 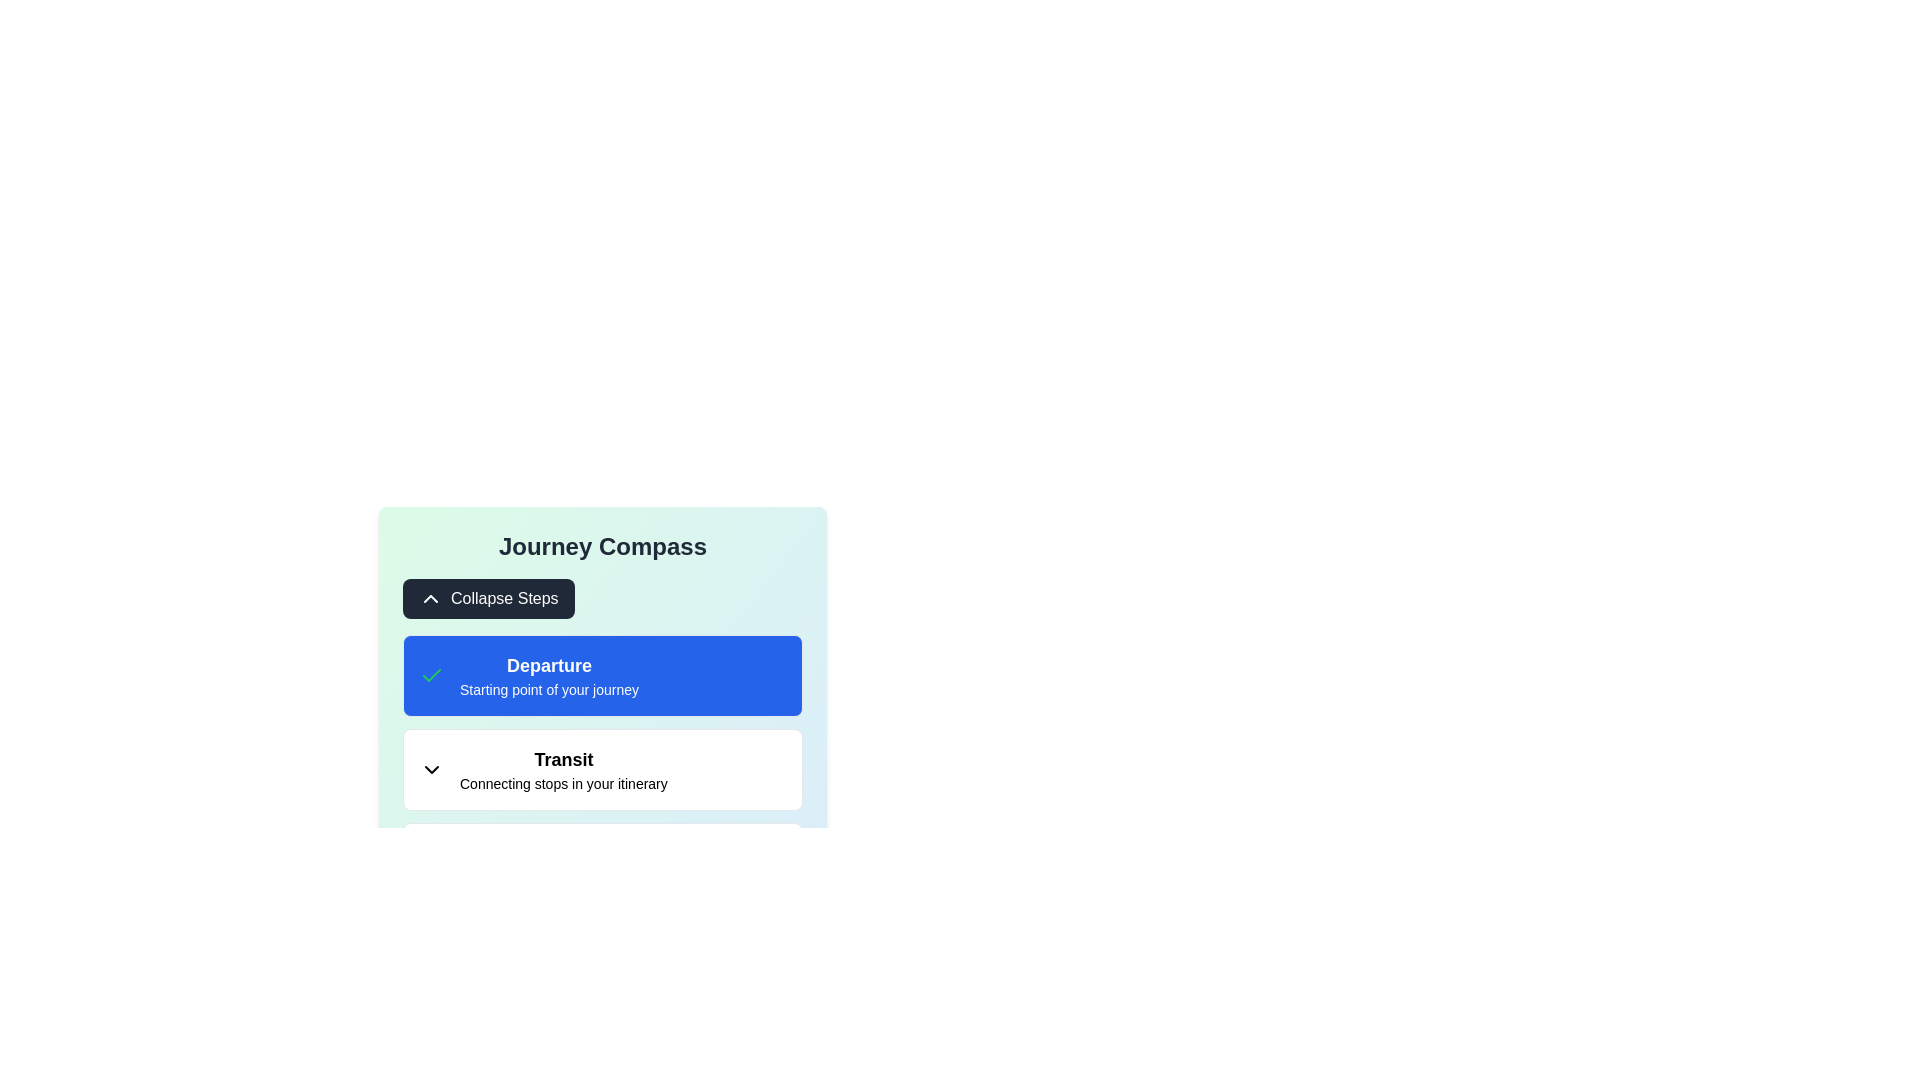 What do you see at coordinates (562, 759) in the screenshot?
I see `the text label that serves as the title for the transit-related details, positioned centrally within the white rectangular section below the 'Departure' card` at bounding box center [562, 759].